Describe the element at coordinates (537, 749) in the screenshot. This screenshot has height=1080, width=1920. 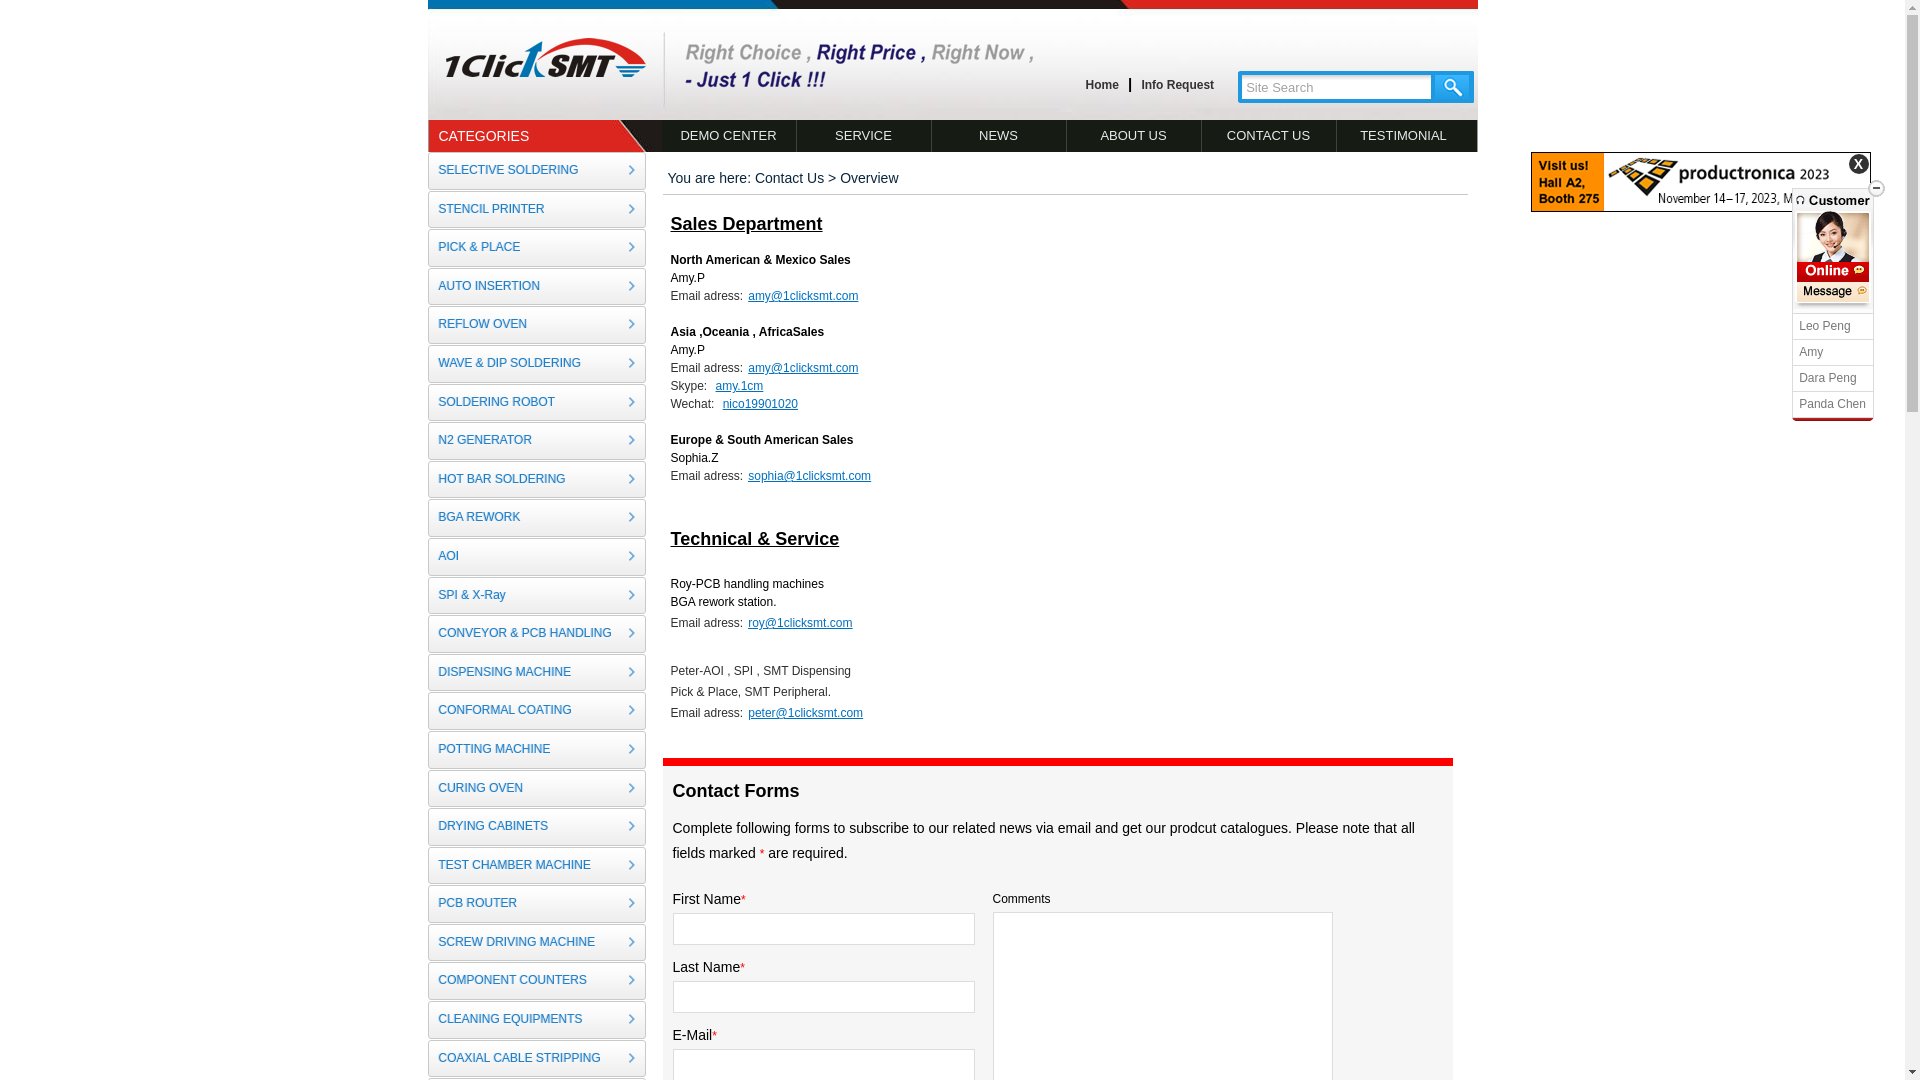
I see `'POTTING MACHINE'` at that location.